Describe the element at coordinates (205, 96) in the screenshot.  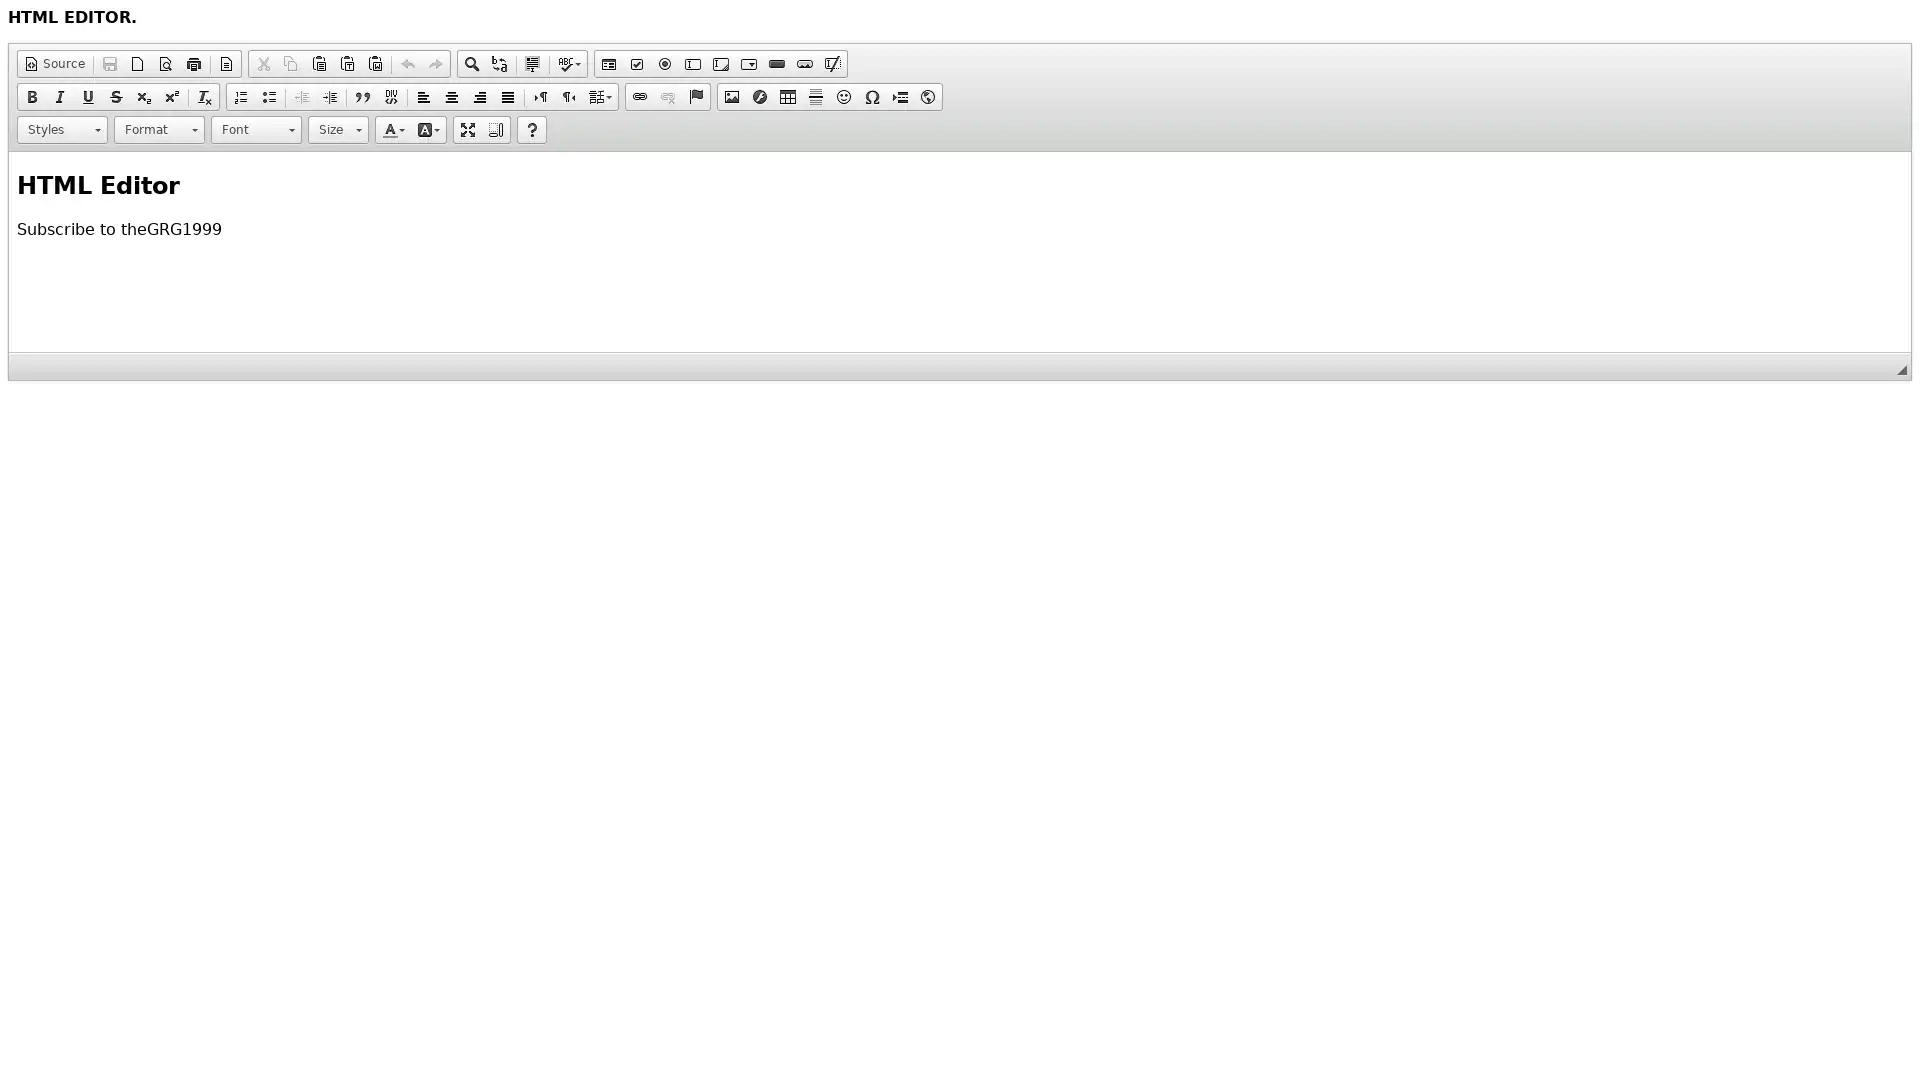
I see `Remove Format` at that location.